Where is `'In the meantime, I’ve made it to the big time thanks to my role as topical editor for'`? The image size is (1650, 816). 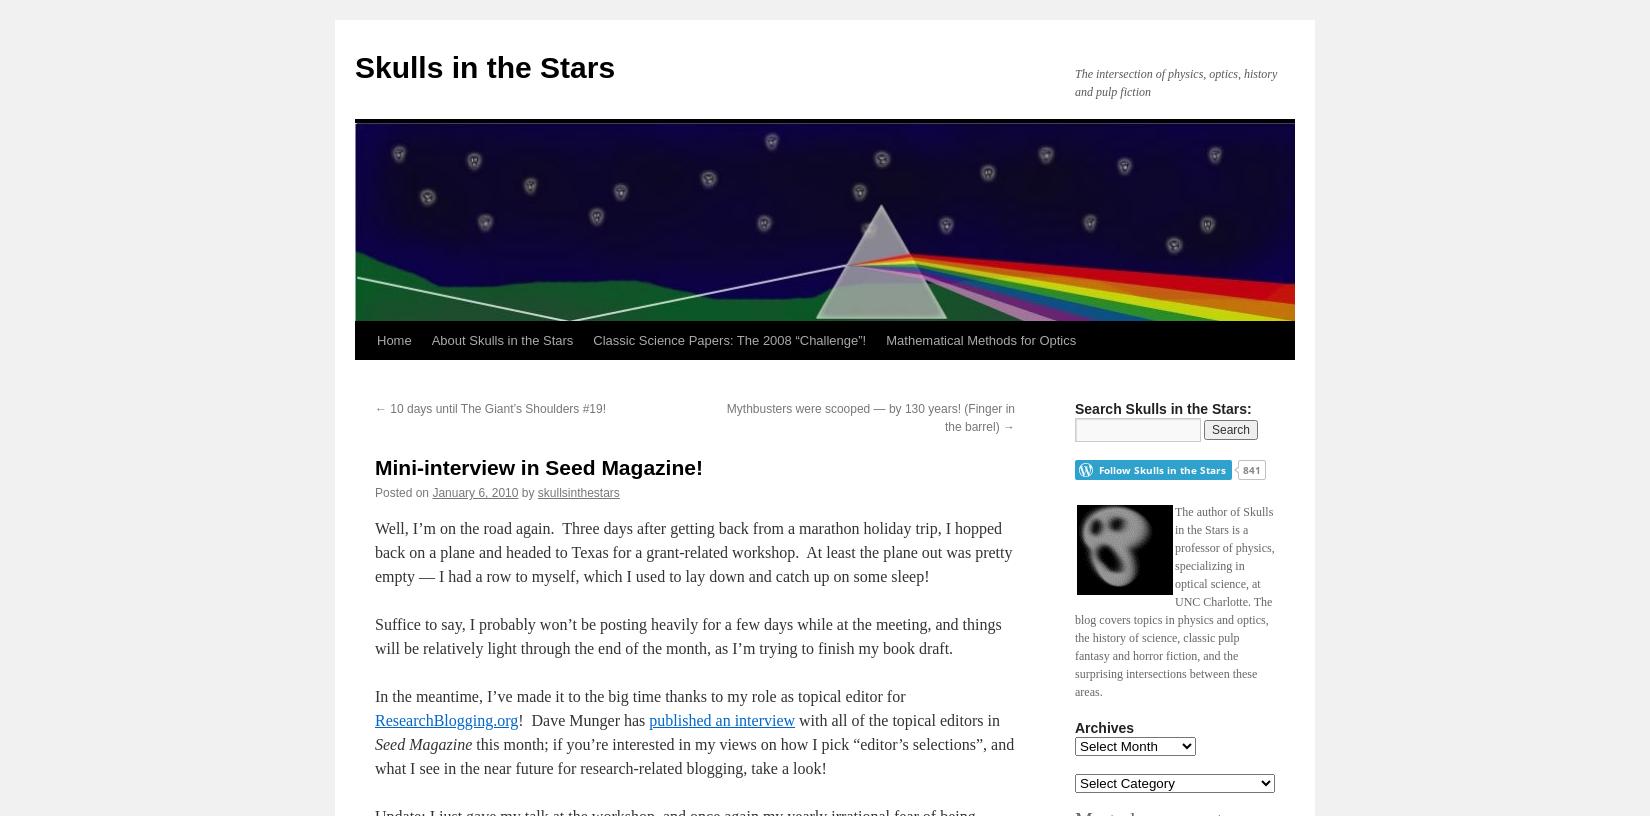
'In the meantime, I’ve made it to the big time thanks to my role as topical editor for' is located at coordinates (639, 695).